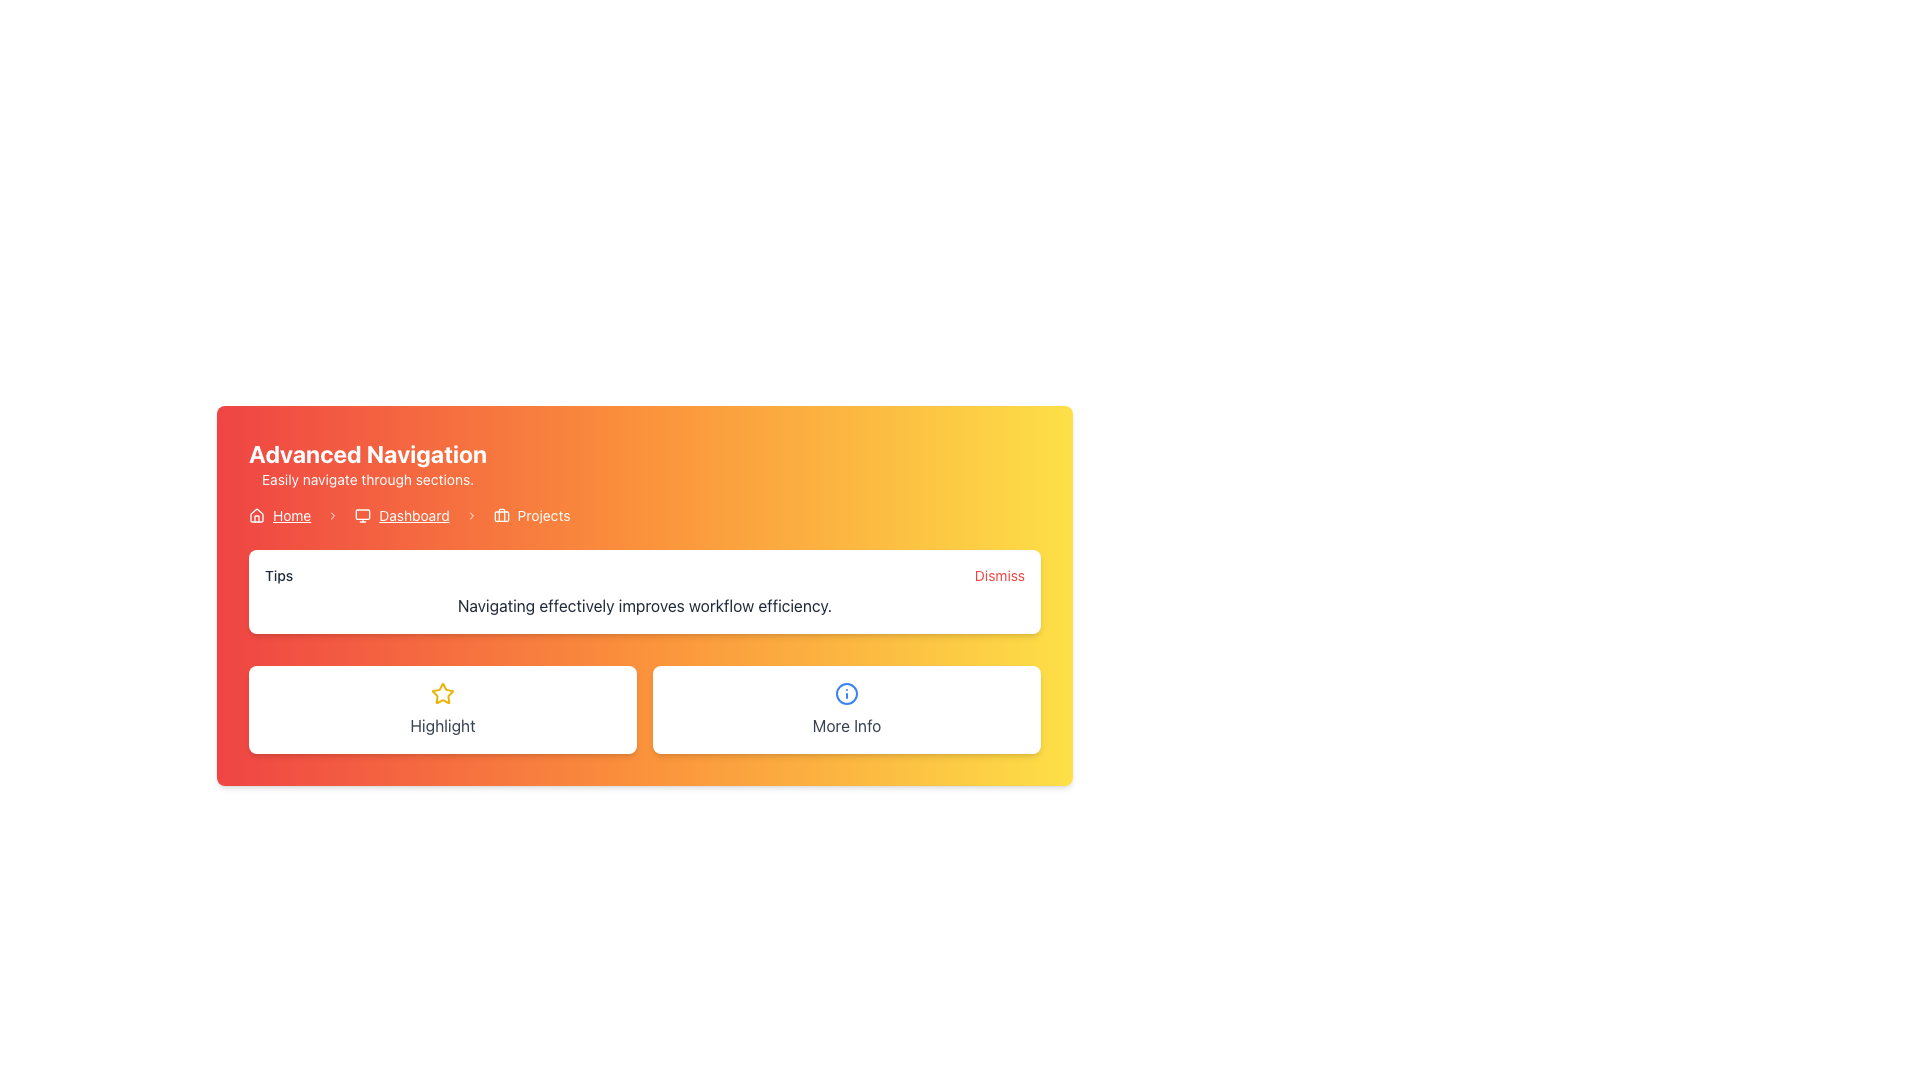 This screenshot has width=1920, height=1080. What do you see at coordinates (846, 708) in the screenshot?
I see `the 'More Info' card located in the bottom-right segment of the grid layout, positioned to the right of the 'Highlight' card` at bounding box center [846, 708].